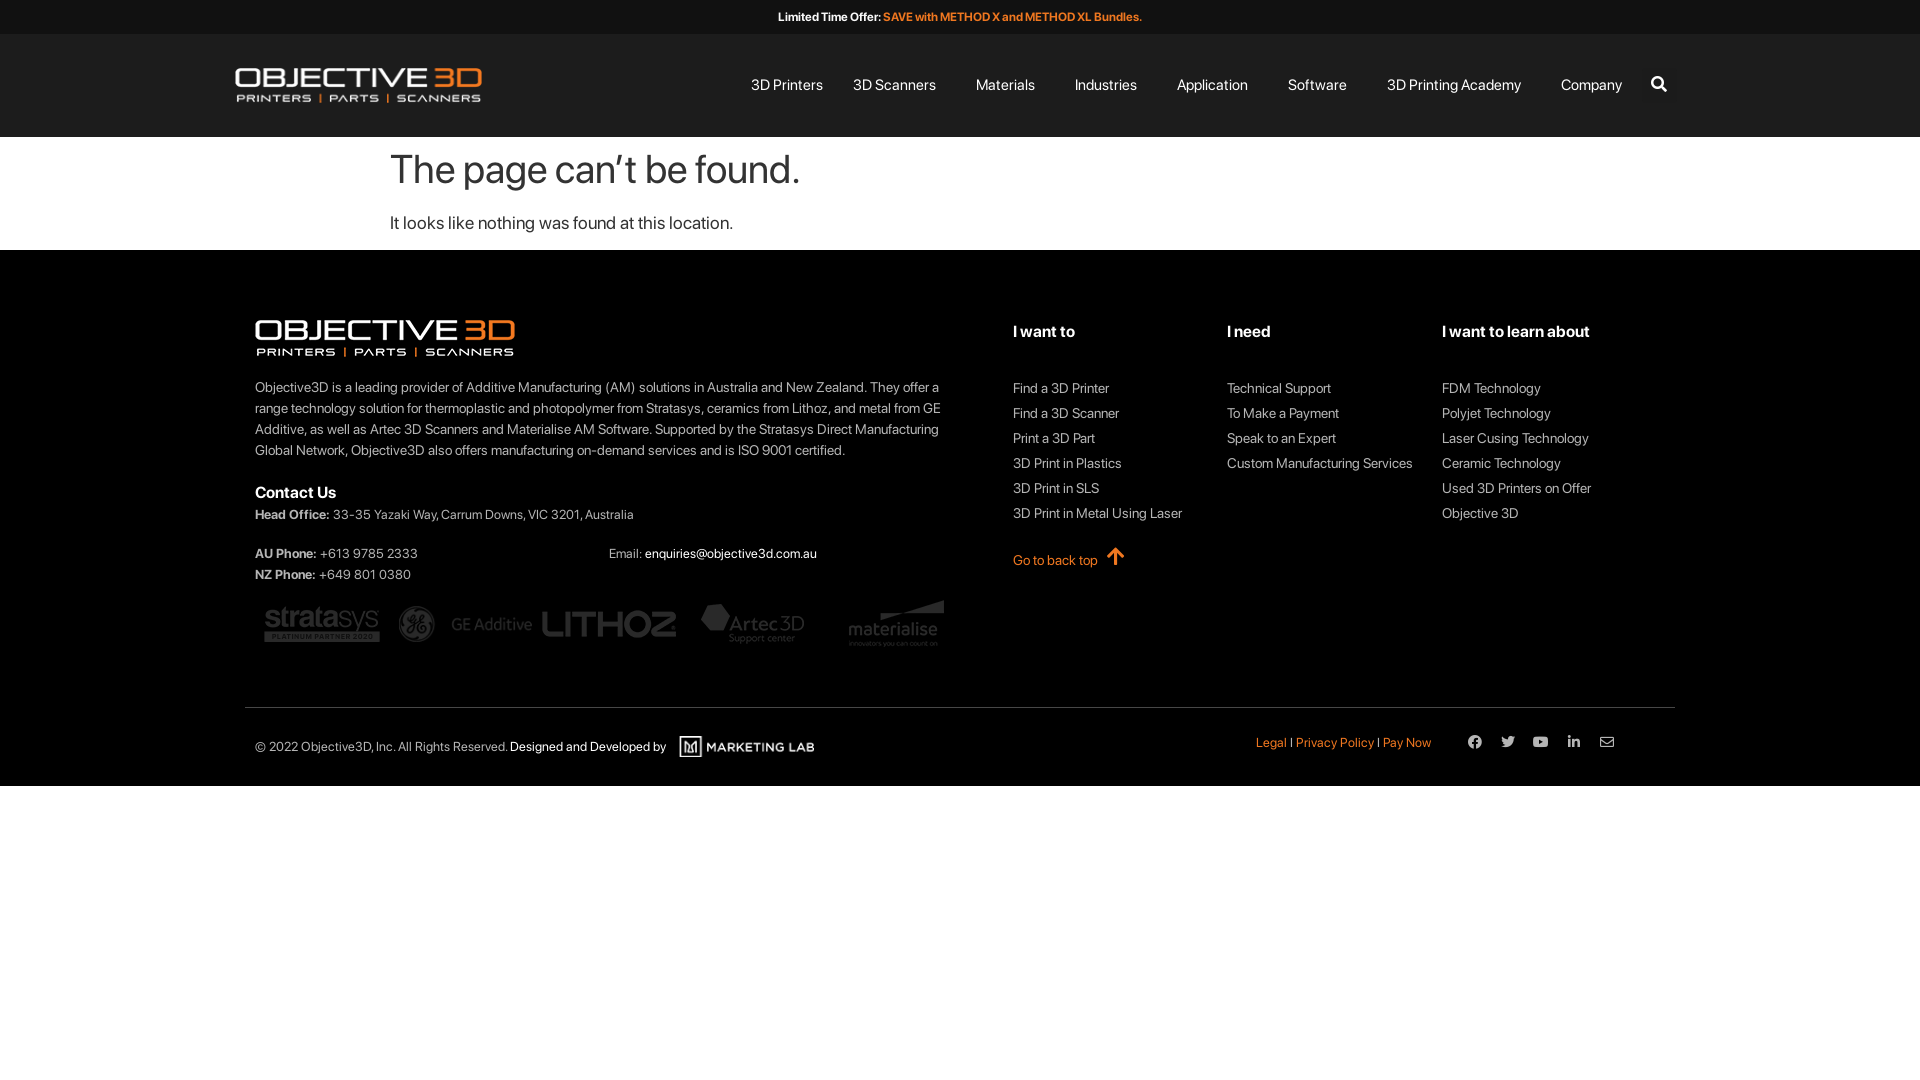 The image size is (1920, 1080). I want to click on 'Privacy Policy', so click(1334, 742).